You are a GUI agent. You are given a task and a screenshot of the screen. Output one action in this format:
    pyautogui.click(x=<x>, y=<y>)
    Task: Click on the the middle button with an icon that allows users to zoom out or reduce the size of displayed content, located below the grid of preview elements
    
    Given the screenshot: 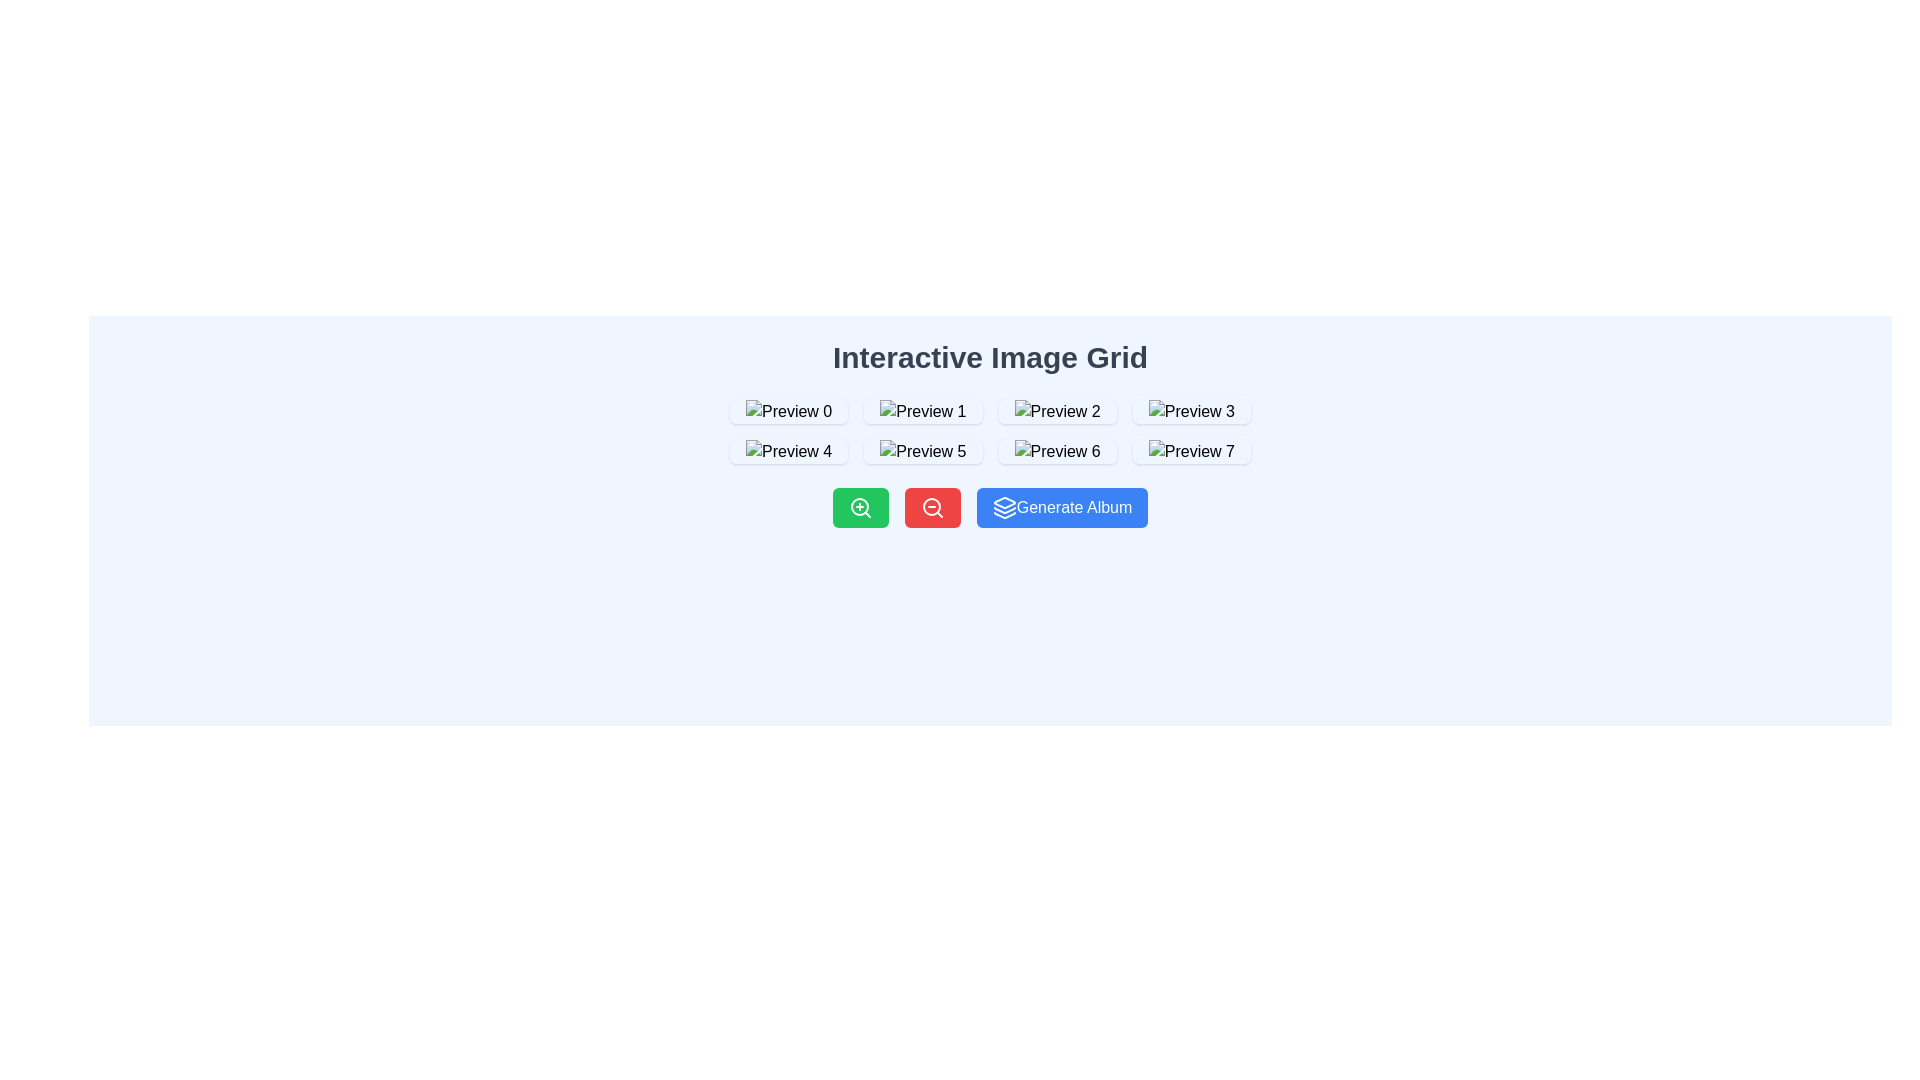 What is the action you would take?
    pyautogui.click(x=931, y=507)
    